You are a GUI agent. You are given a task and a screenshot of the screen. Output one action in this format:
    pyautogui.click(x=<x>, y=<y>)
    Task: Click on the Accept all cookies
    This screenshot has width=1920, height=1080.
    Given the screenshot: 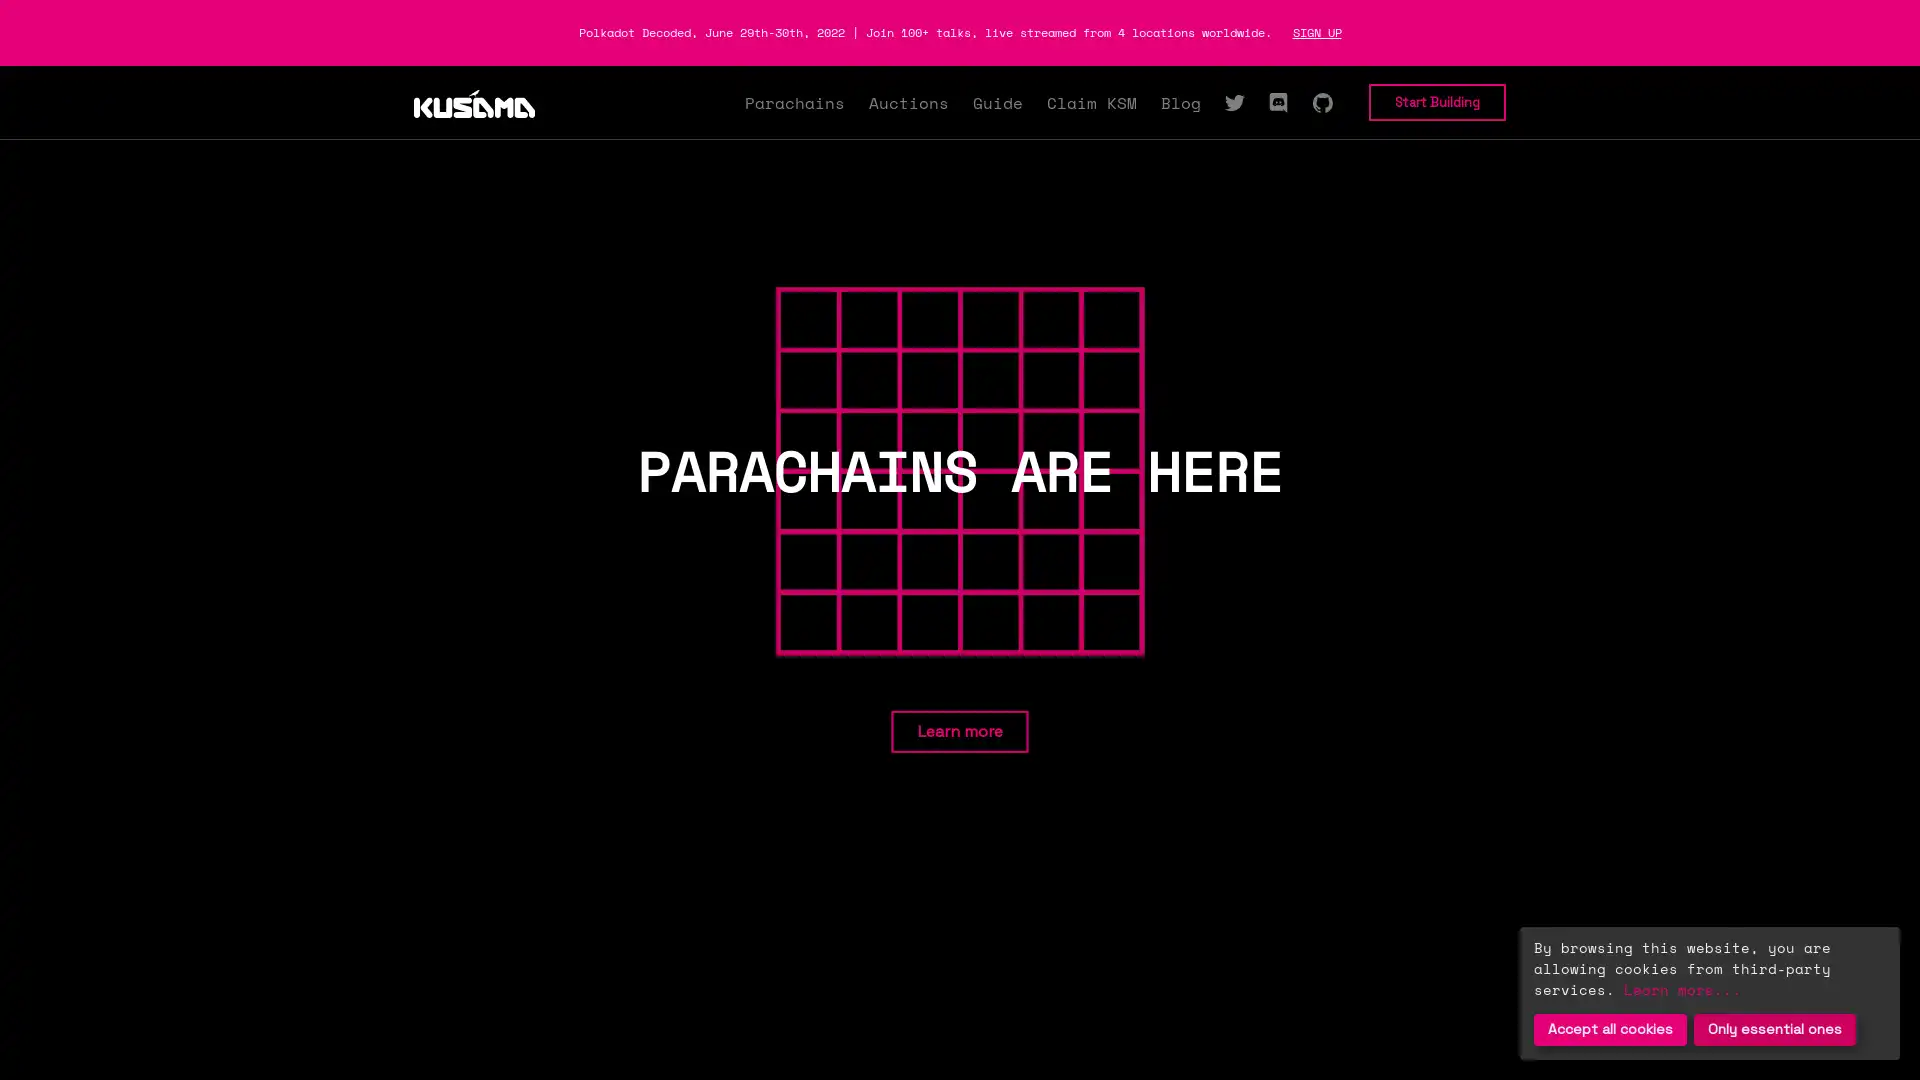 What is the action you would take?
    pyautogui.click(x=1610, y=1029)
    